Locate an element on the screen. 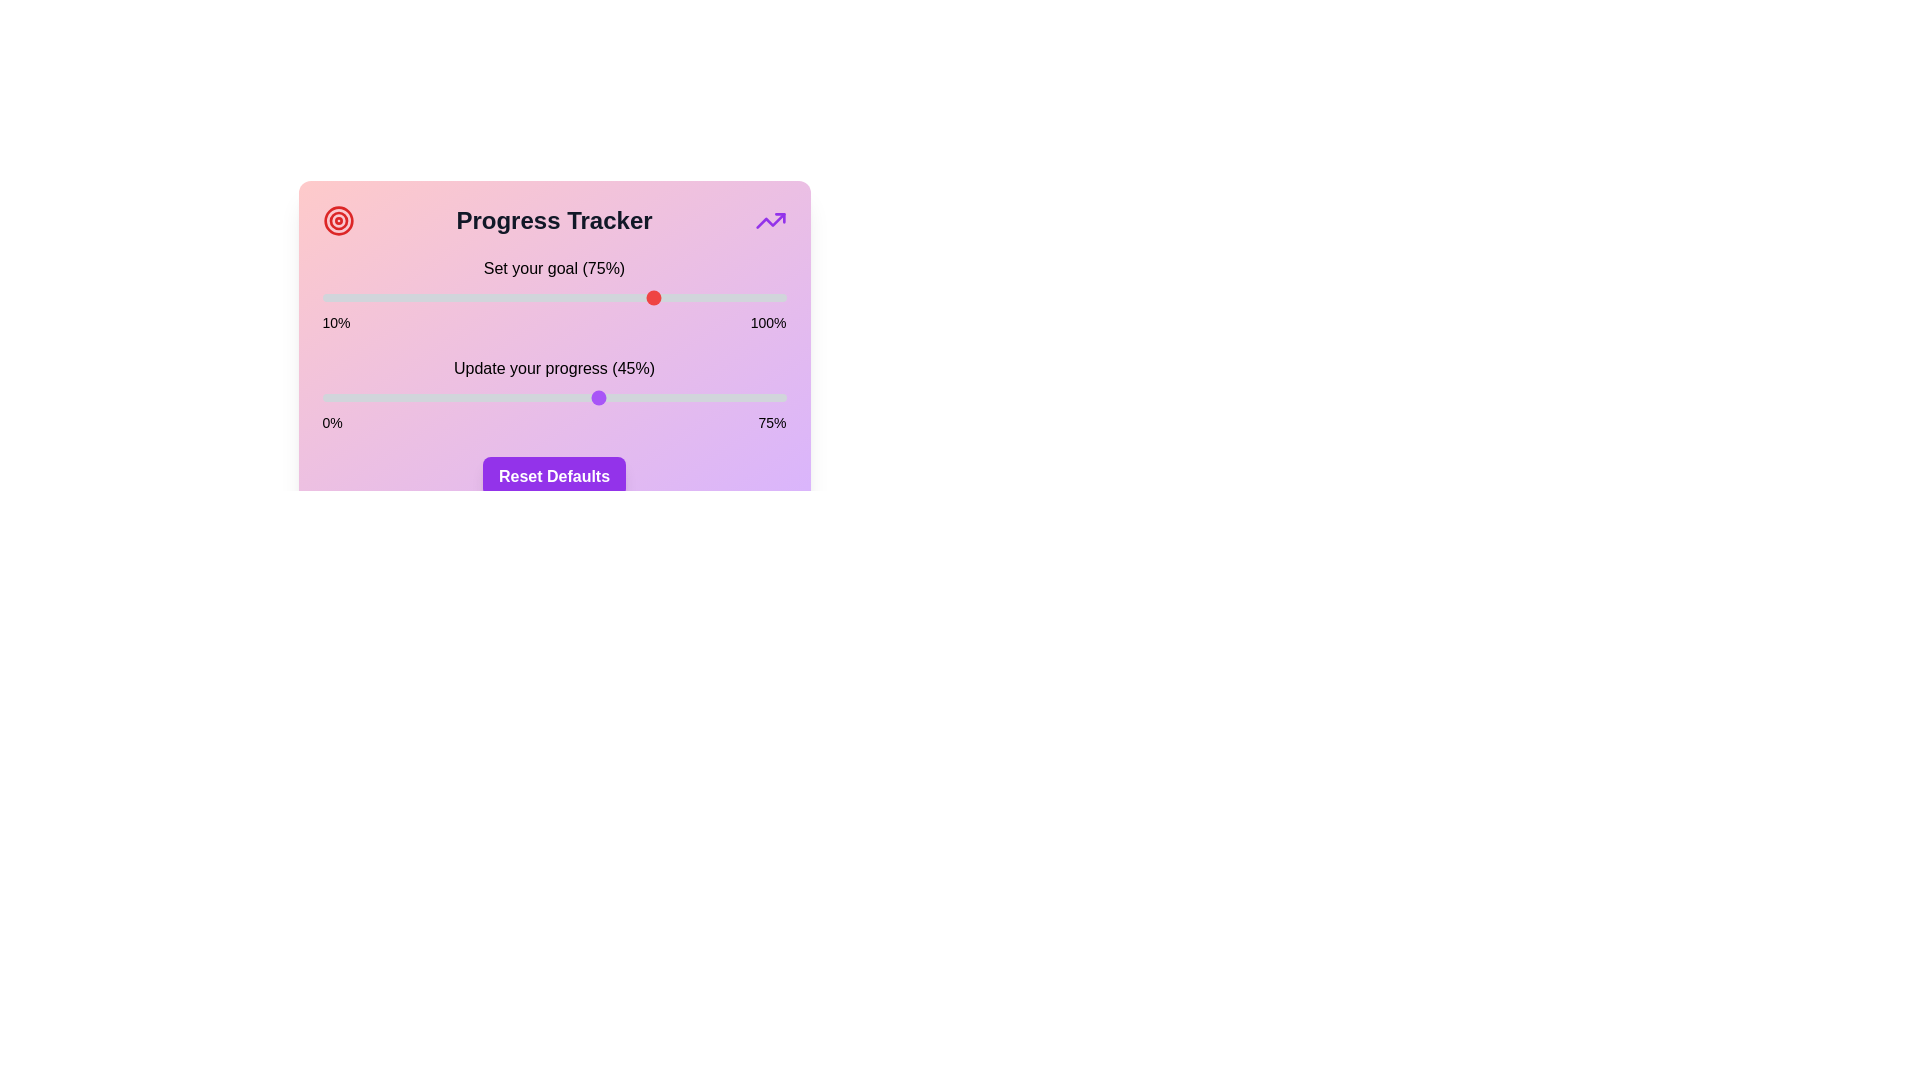 Image resolution: width=1920 pixels, height=1080 pixels. the 'Set your goal' slider to 32% is located at coordinates (434, 297).